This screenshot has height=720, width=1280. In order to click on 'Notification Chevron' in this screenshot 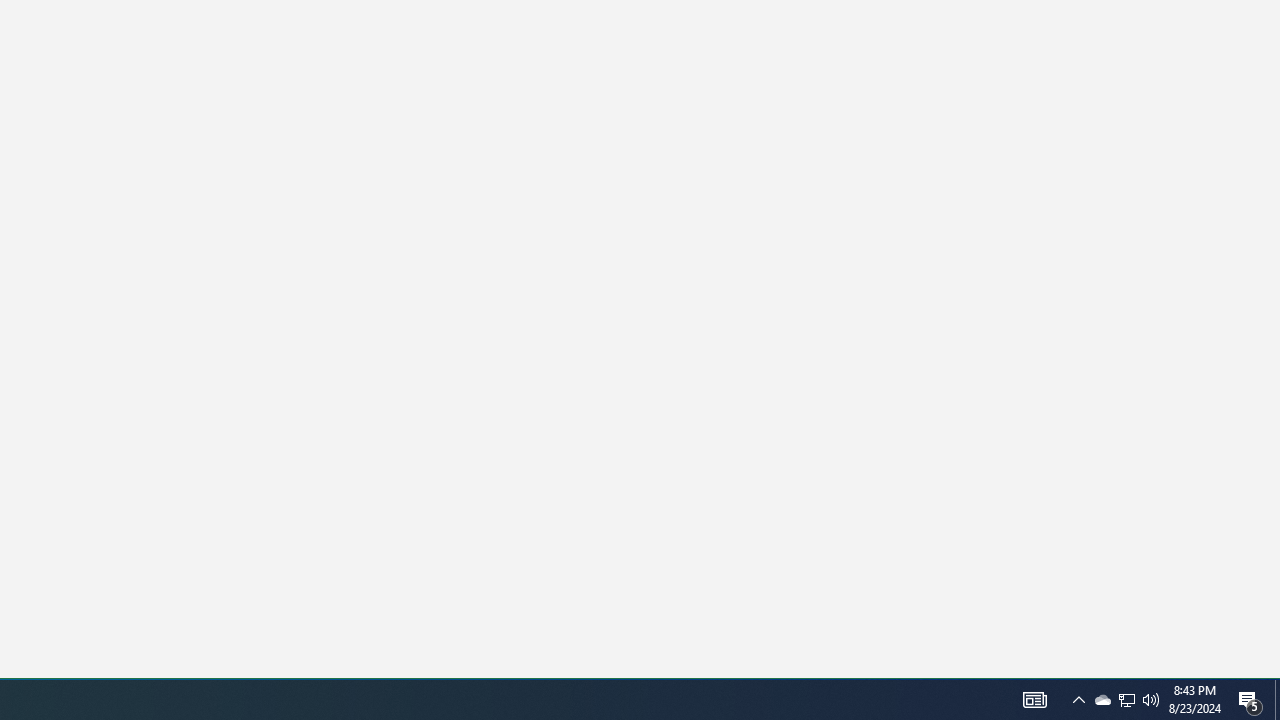, I will do `click(1078, 698)`.